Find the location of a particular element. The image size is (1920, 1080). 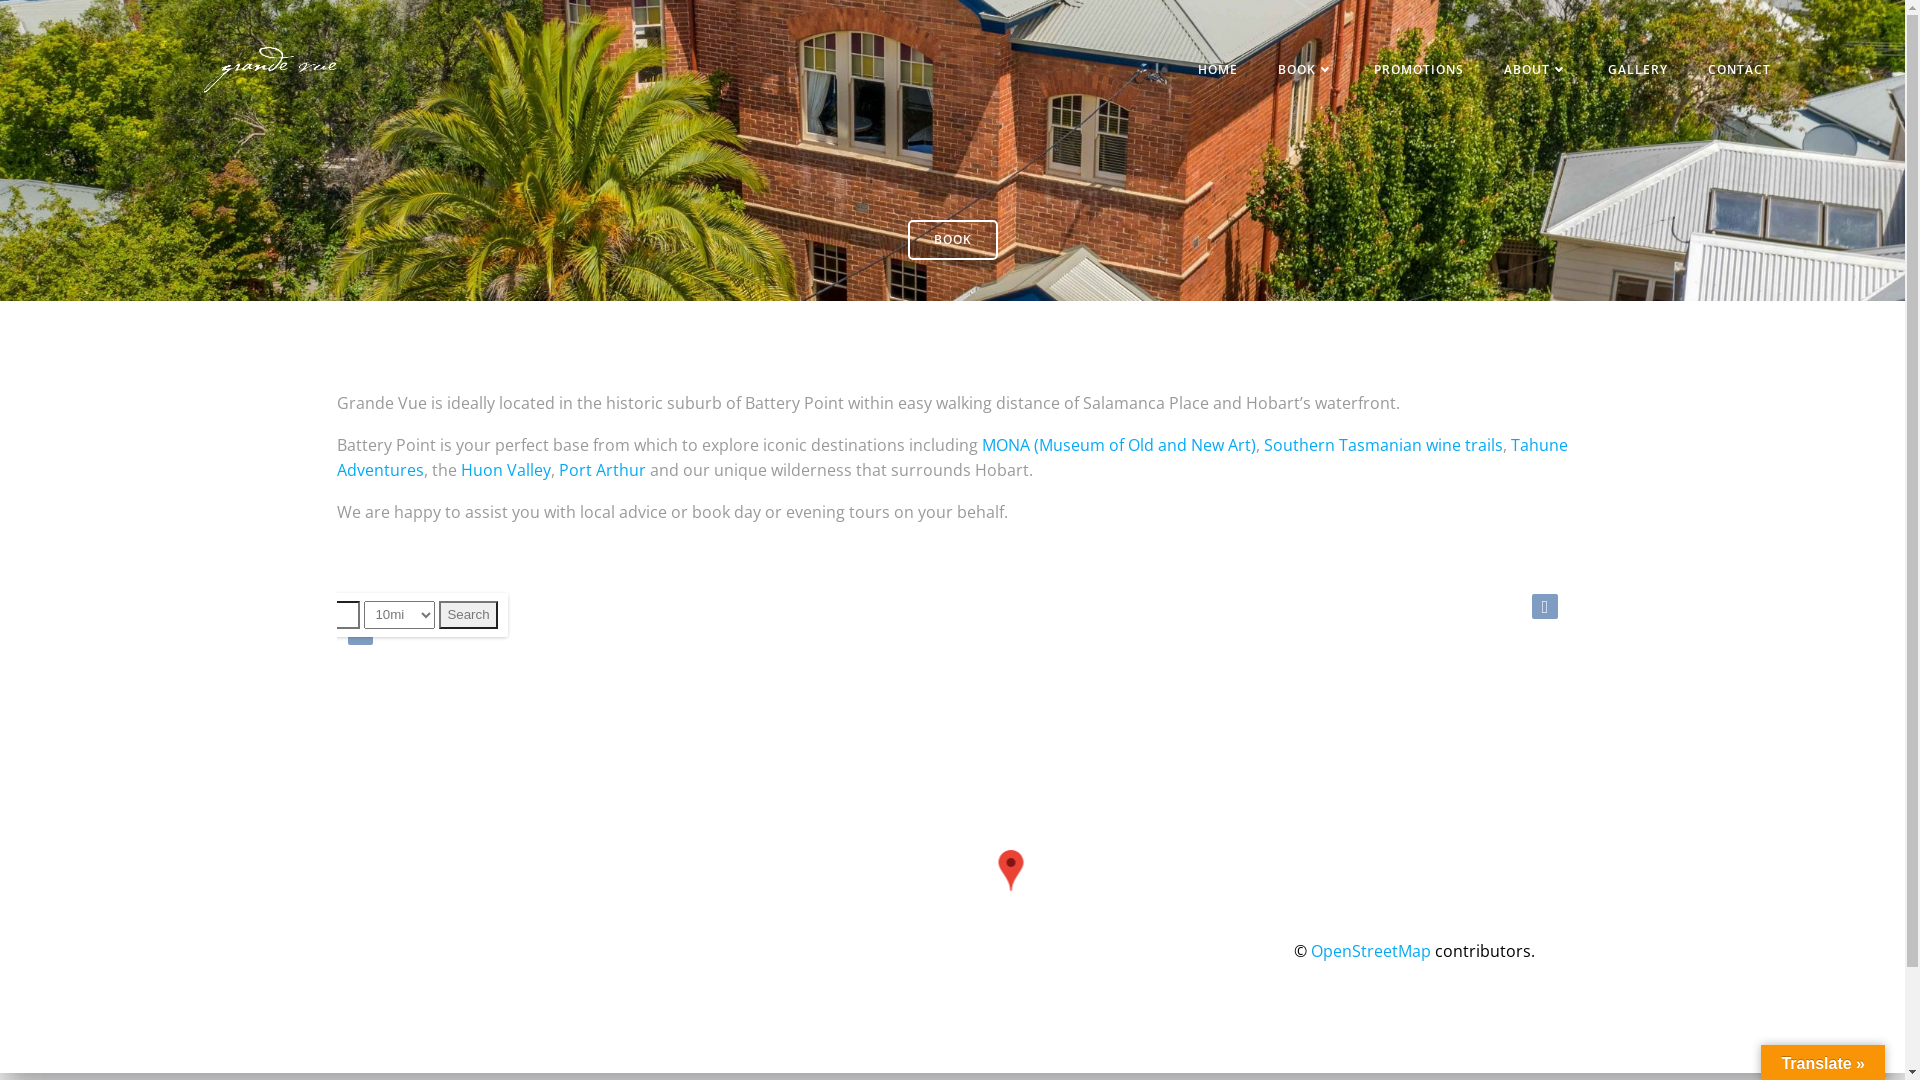

'ABOUT' is located at coordinates (1503, 68).